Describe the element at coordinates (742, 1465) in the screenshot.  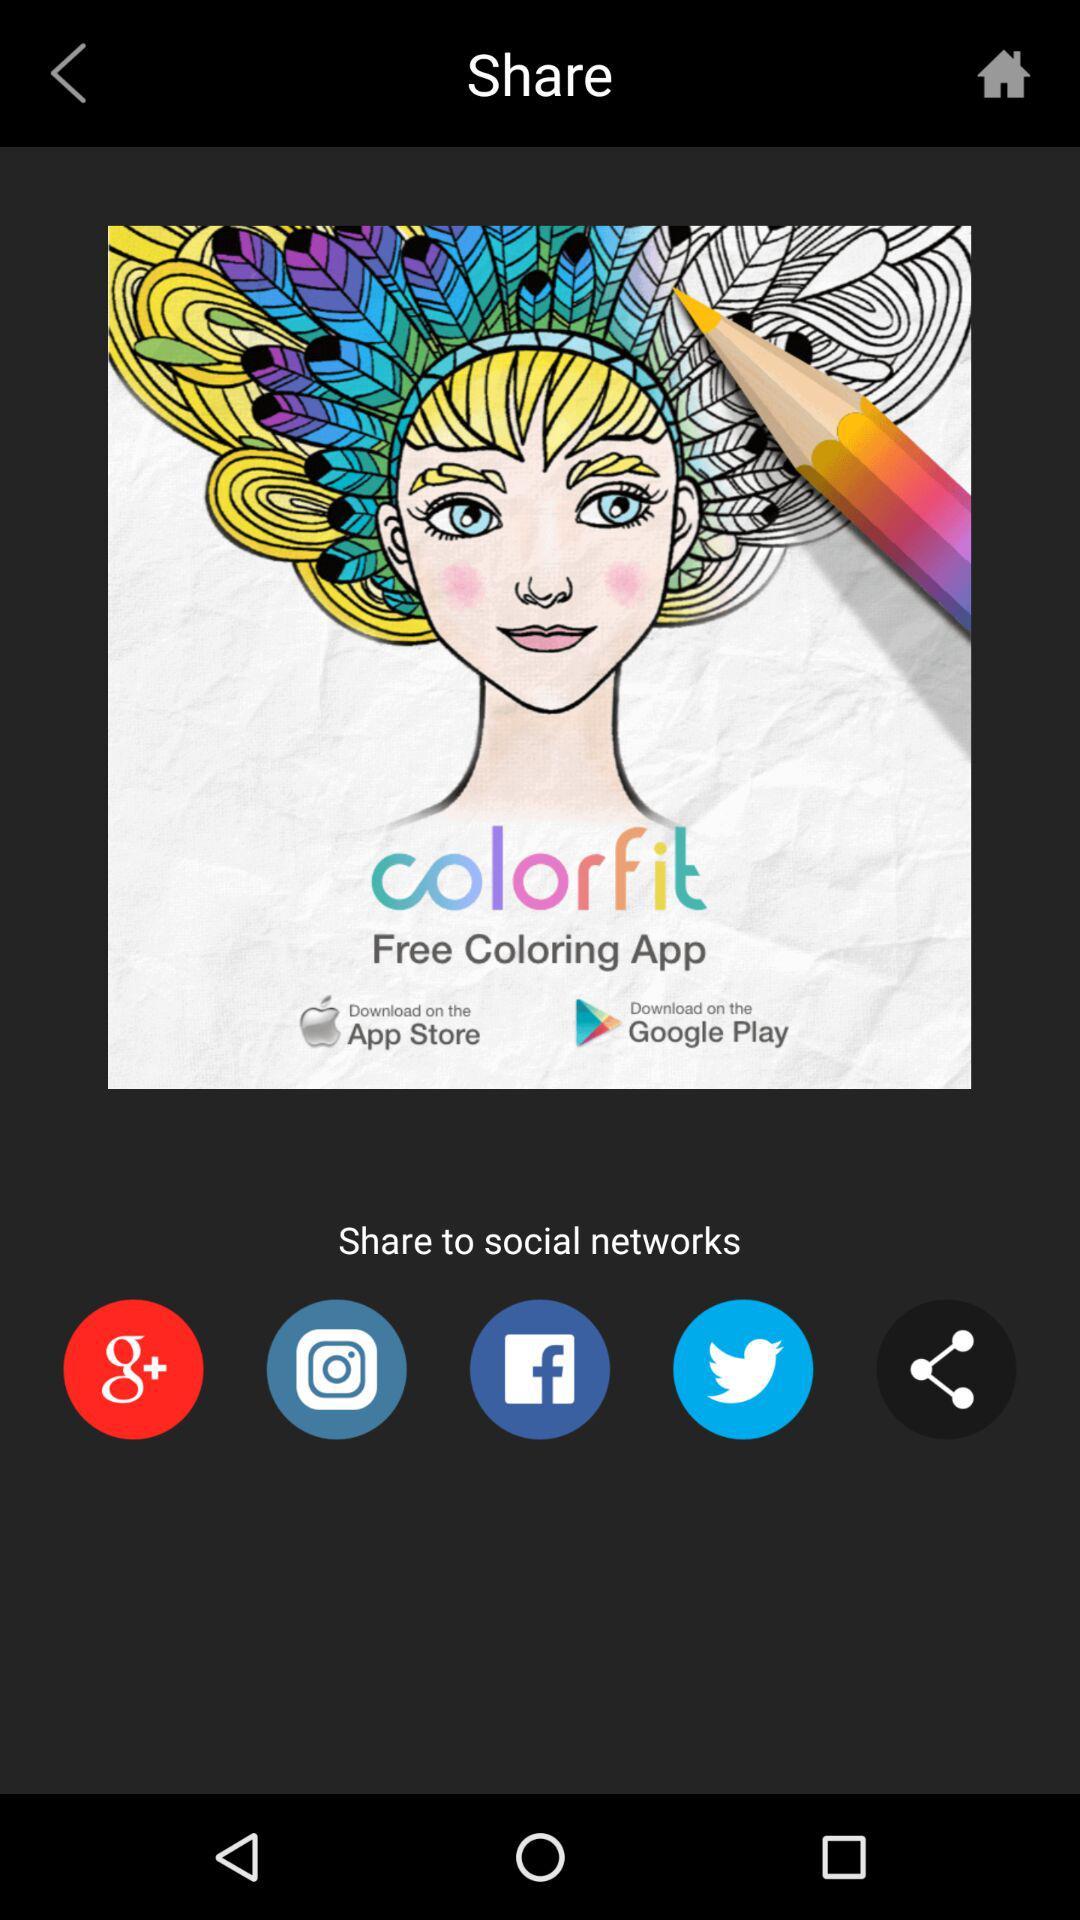
I see `the twitter icon` at that location.